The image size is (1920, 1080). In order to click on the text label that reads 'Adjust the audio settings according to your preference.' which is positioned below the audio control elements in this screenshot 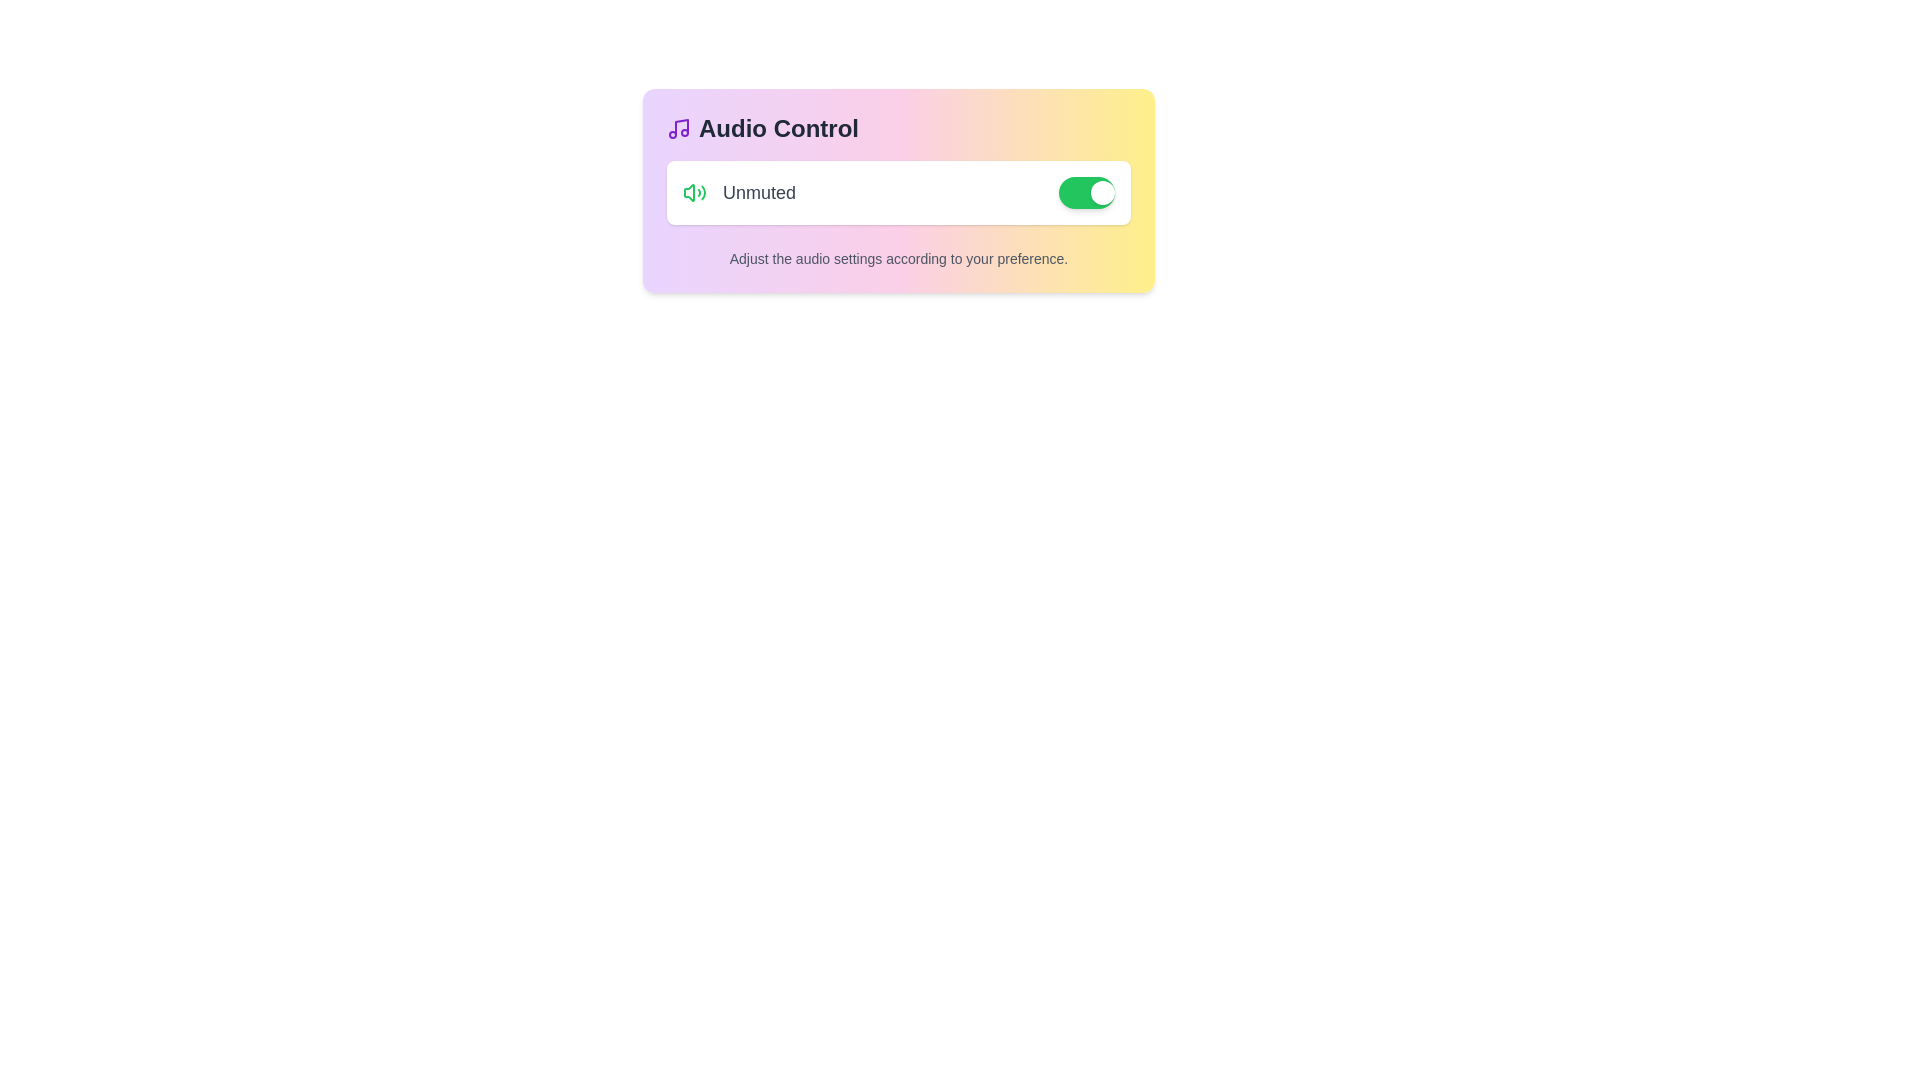, I will do `click(897, 257)`.